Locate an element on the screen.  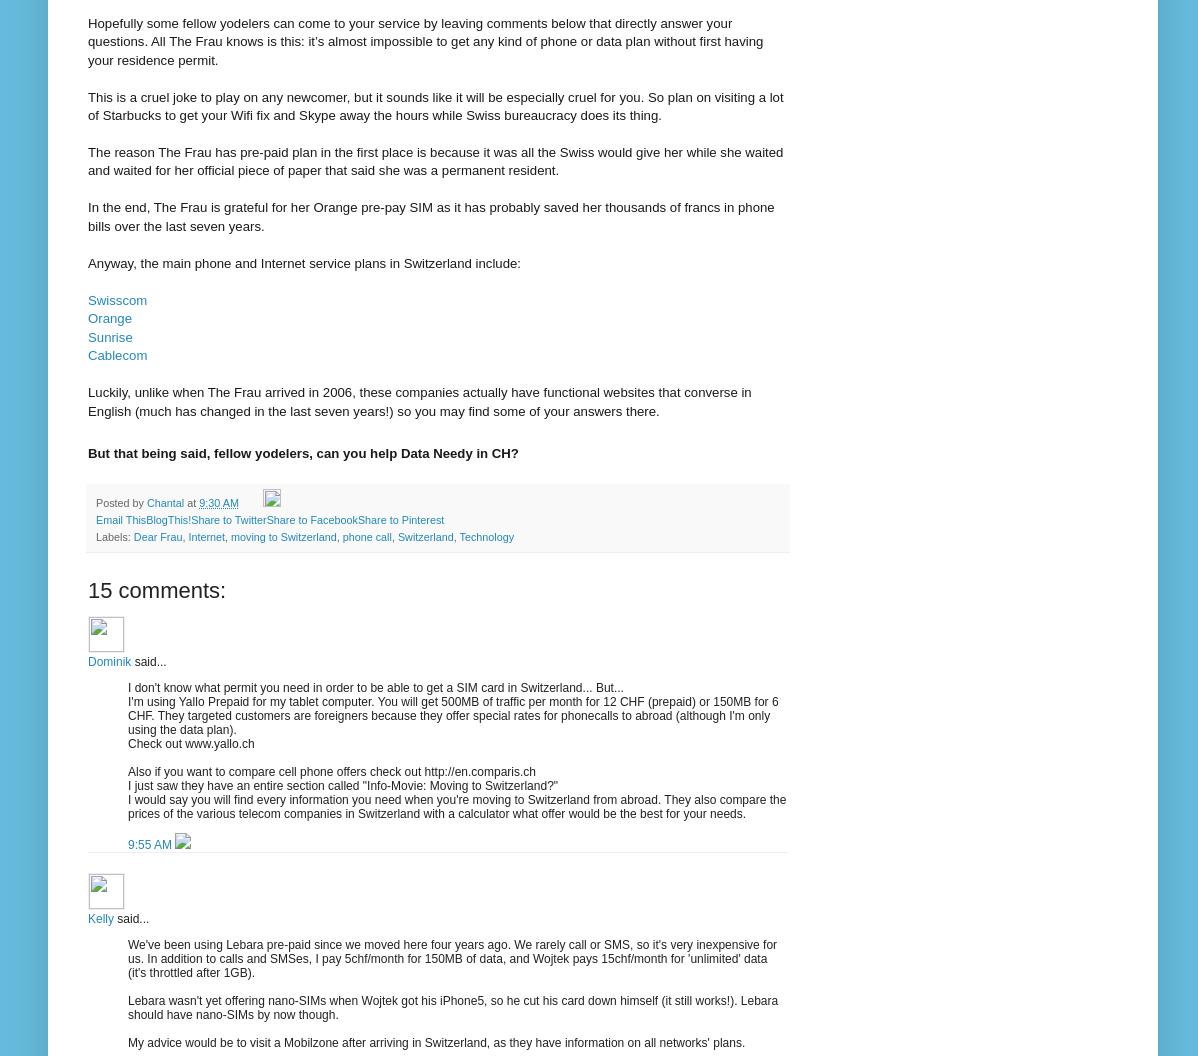
'We've been using Lebara pre-paid since we moved here four years ago. We rarely call or SMS, so it's very inexpensive for us. In addition to calls and SMSes, I pay 5chf/month for 150MB of data, and Wojtek pays 15chf/month for 'unlimited' data (it's throttled after 1GB).' is located at coordinates (452, 958).